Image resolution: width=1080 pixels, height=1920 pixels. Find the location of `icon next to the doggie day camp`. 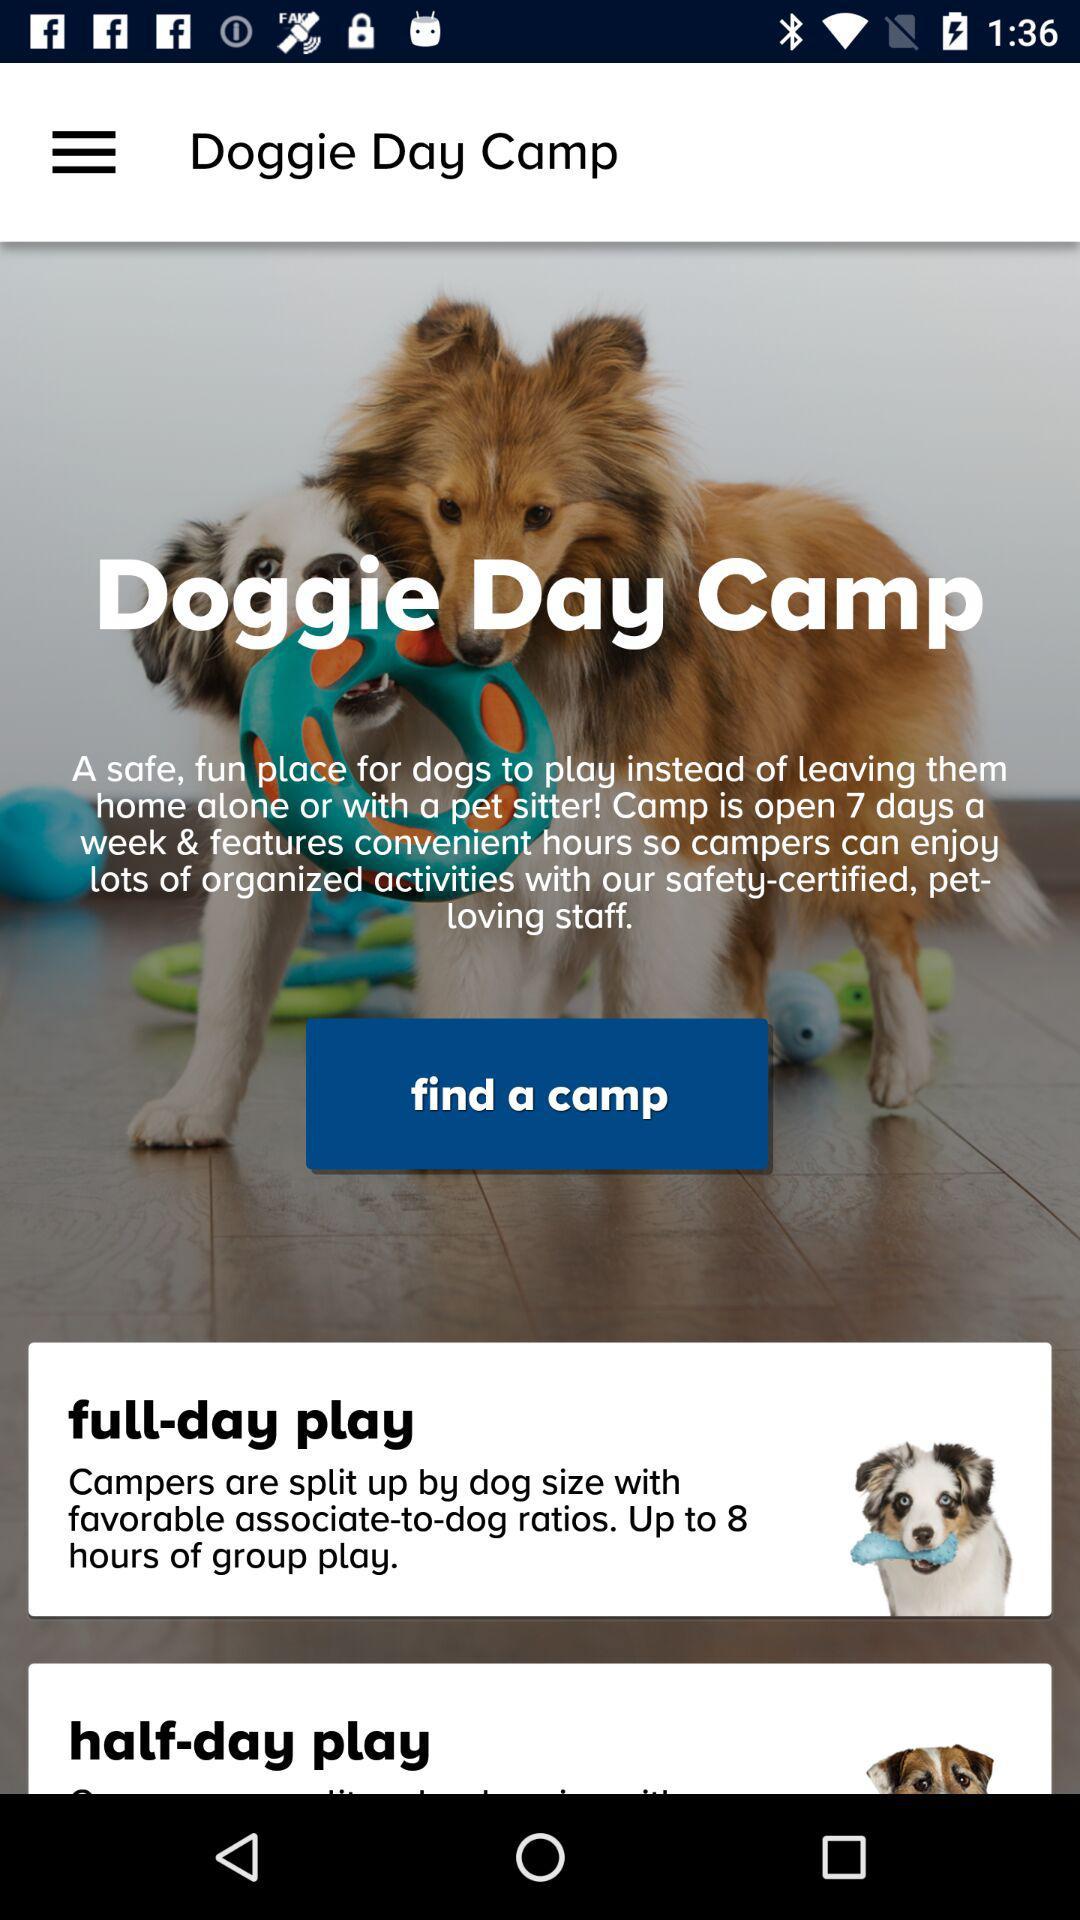

icon next to the doggie day camp is located at coordinates (83, 151).